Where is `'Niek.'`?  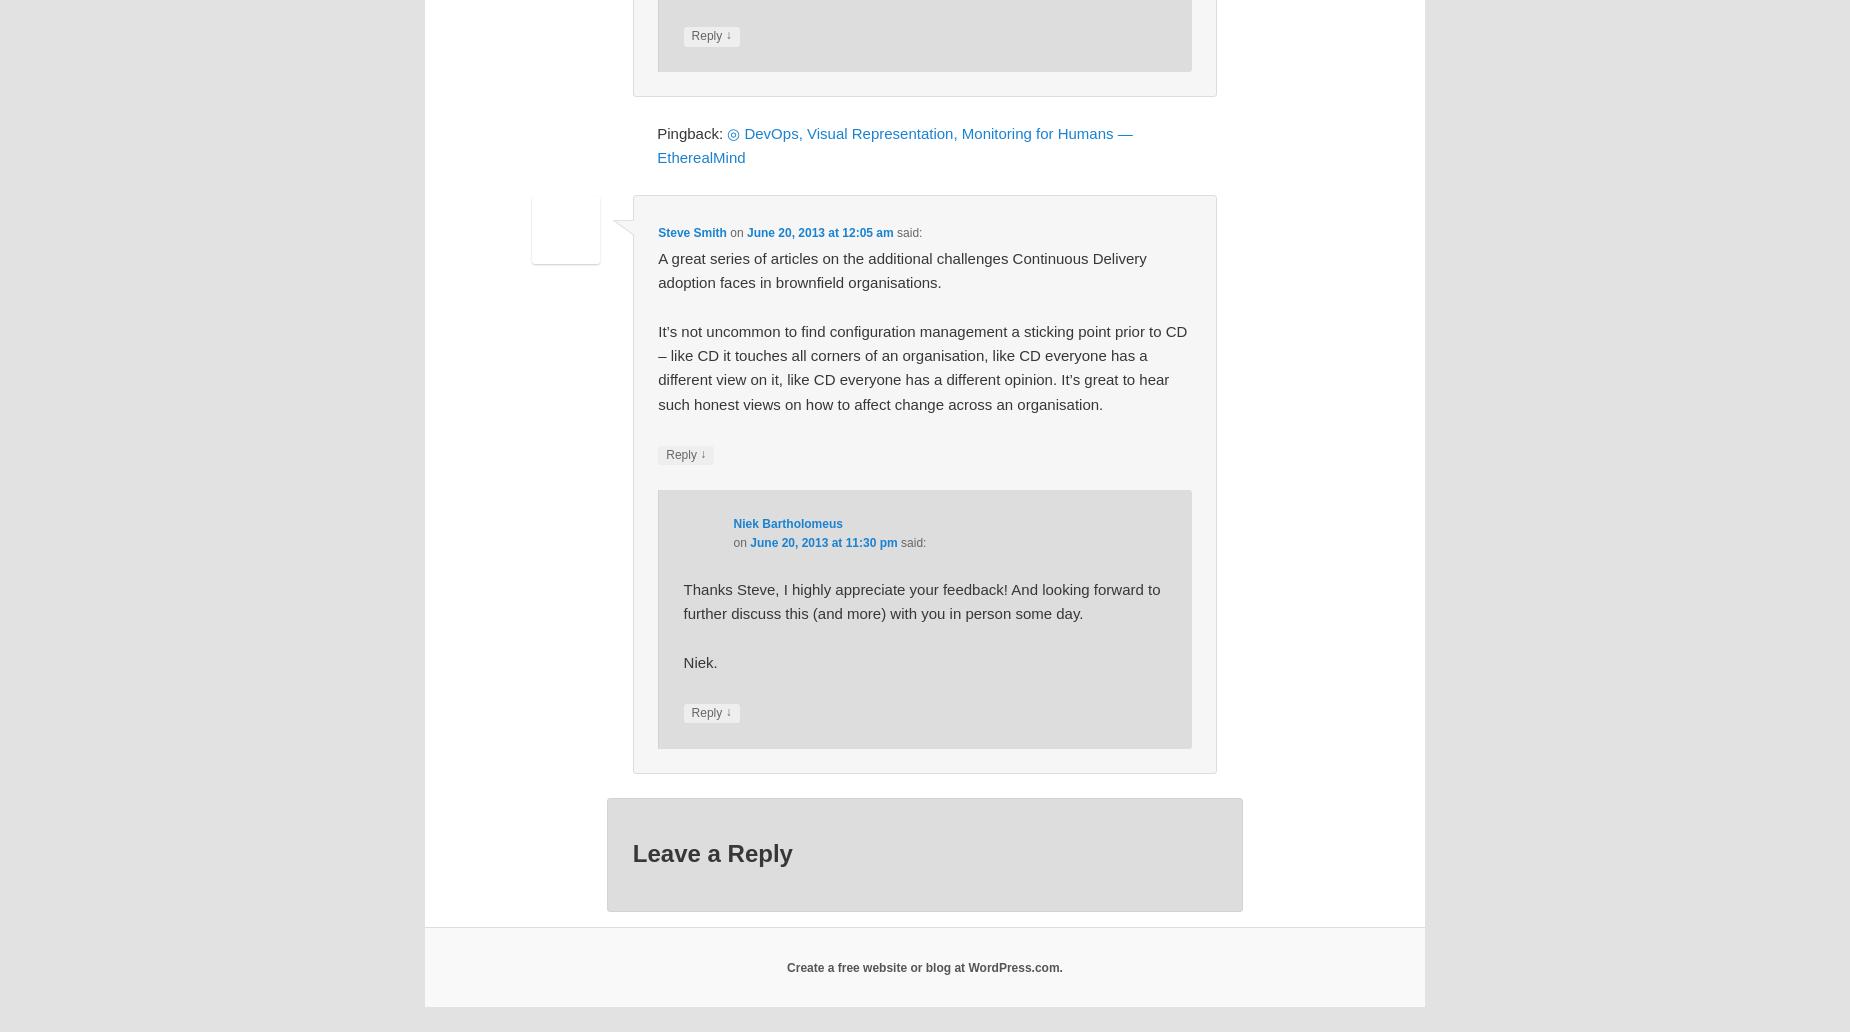
'Niek.' is located at coordinates (700, 661).